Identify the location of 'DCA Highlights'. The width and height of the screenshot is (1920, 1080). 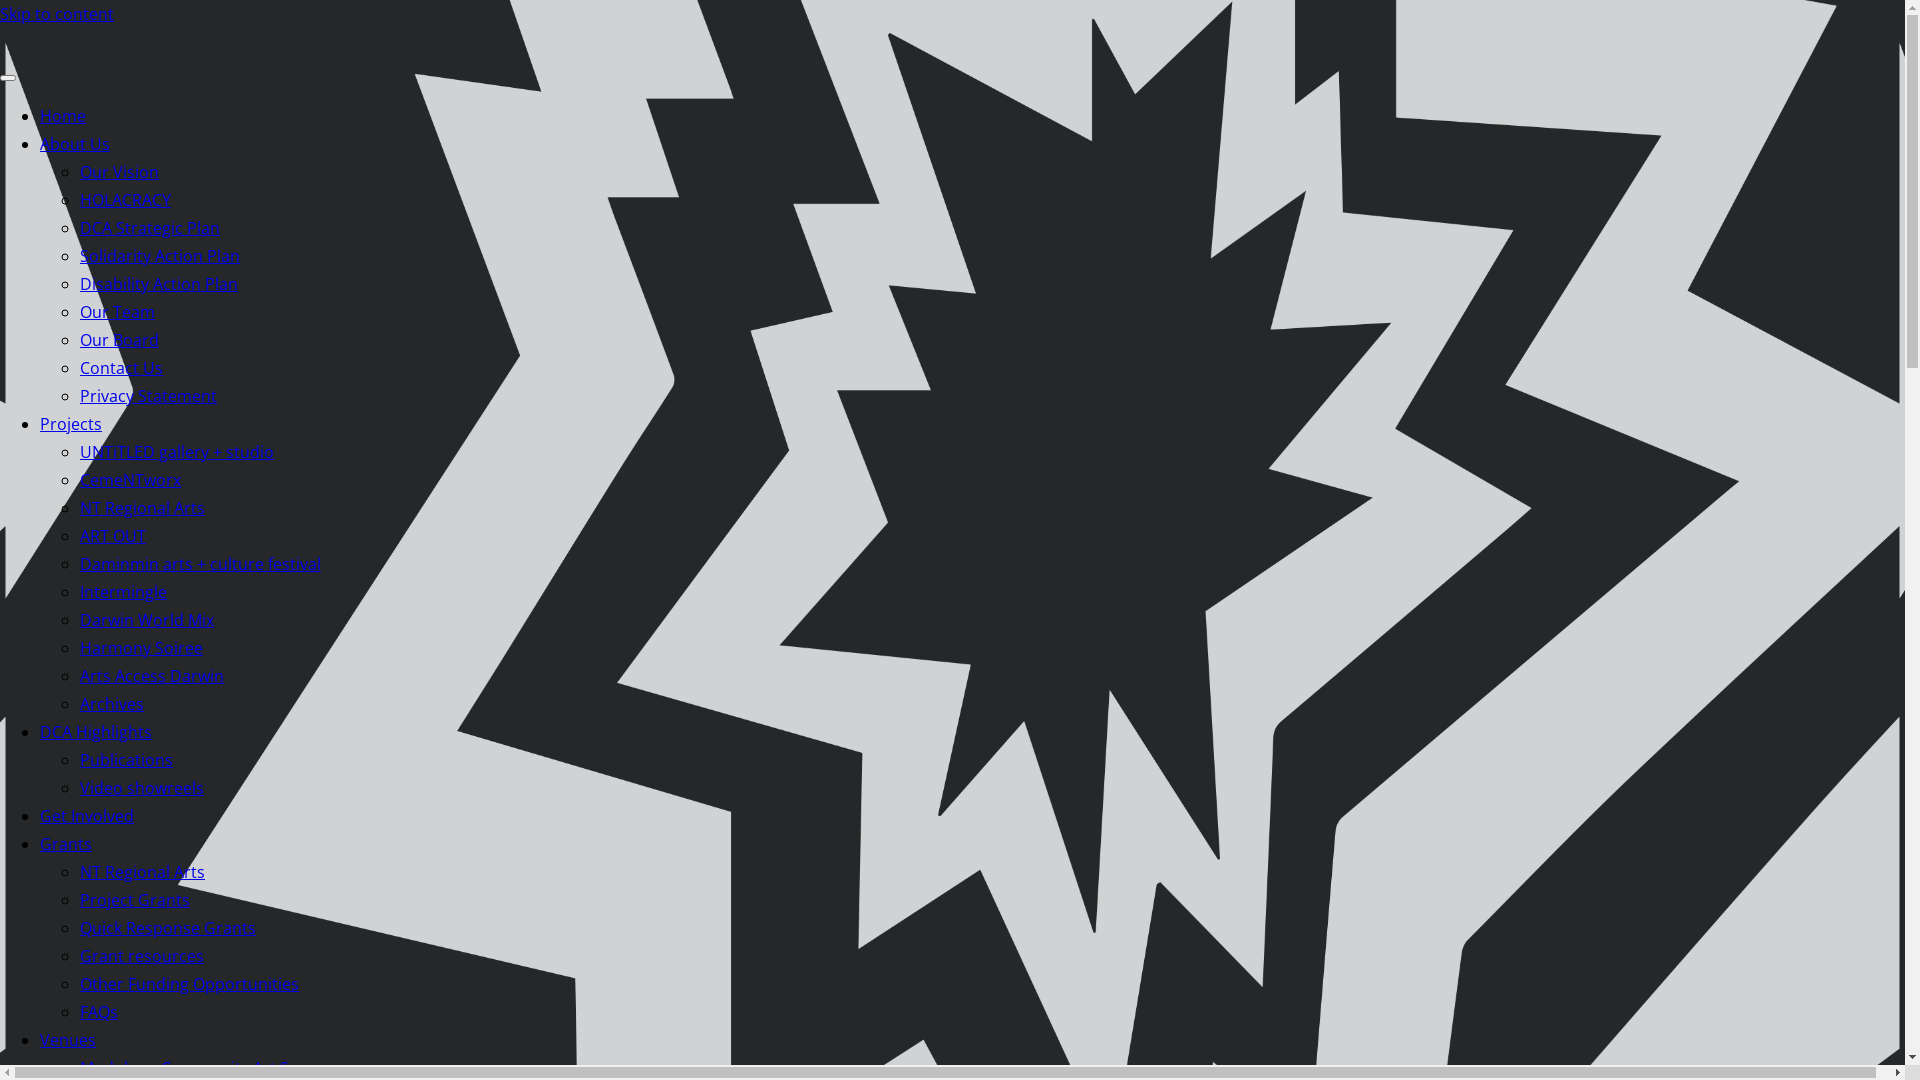
(95, 732).